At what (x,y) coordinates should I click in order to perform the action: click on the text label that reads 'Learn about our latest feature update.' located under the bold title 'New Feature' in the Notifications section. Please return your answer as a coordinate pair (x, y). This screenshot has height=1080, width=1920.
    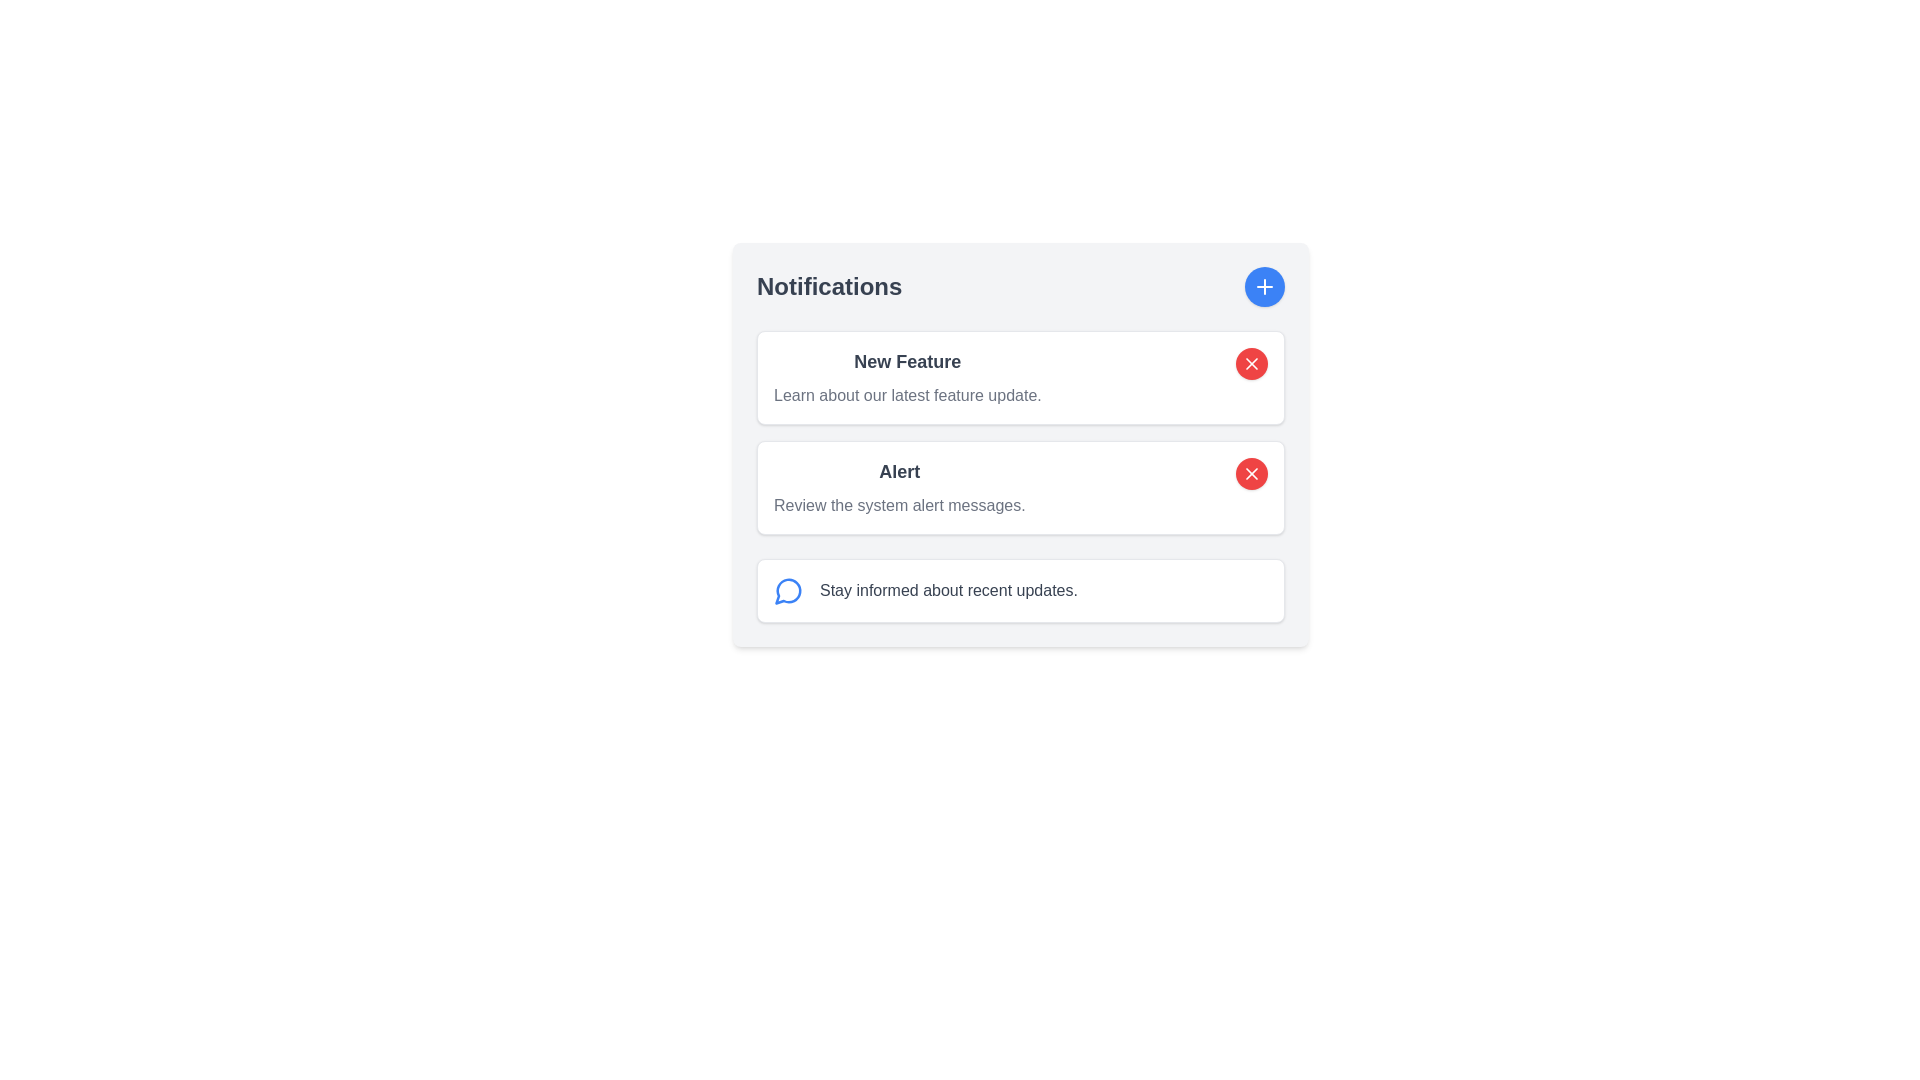
    Looking at the image, I should click on (906, 396).